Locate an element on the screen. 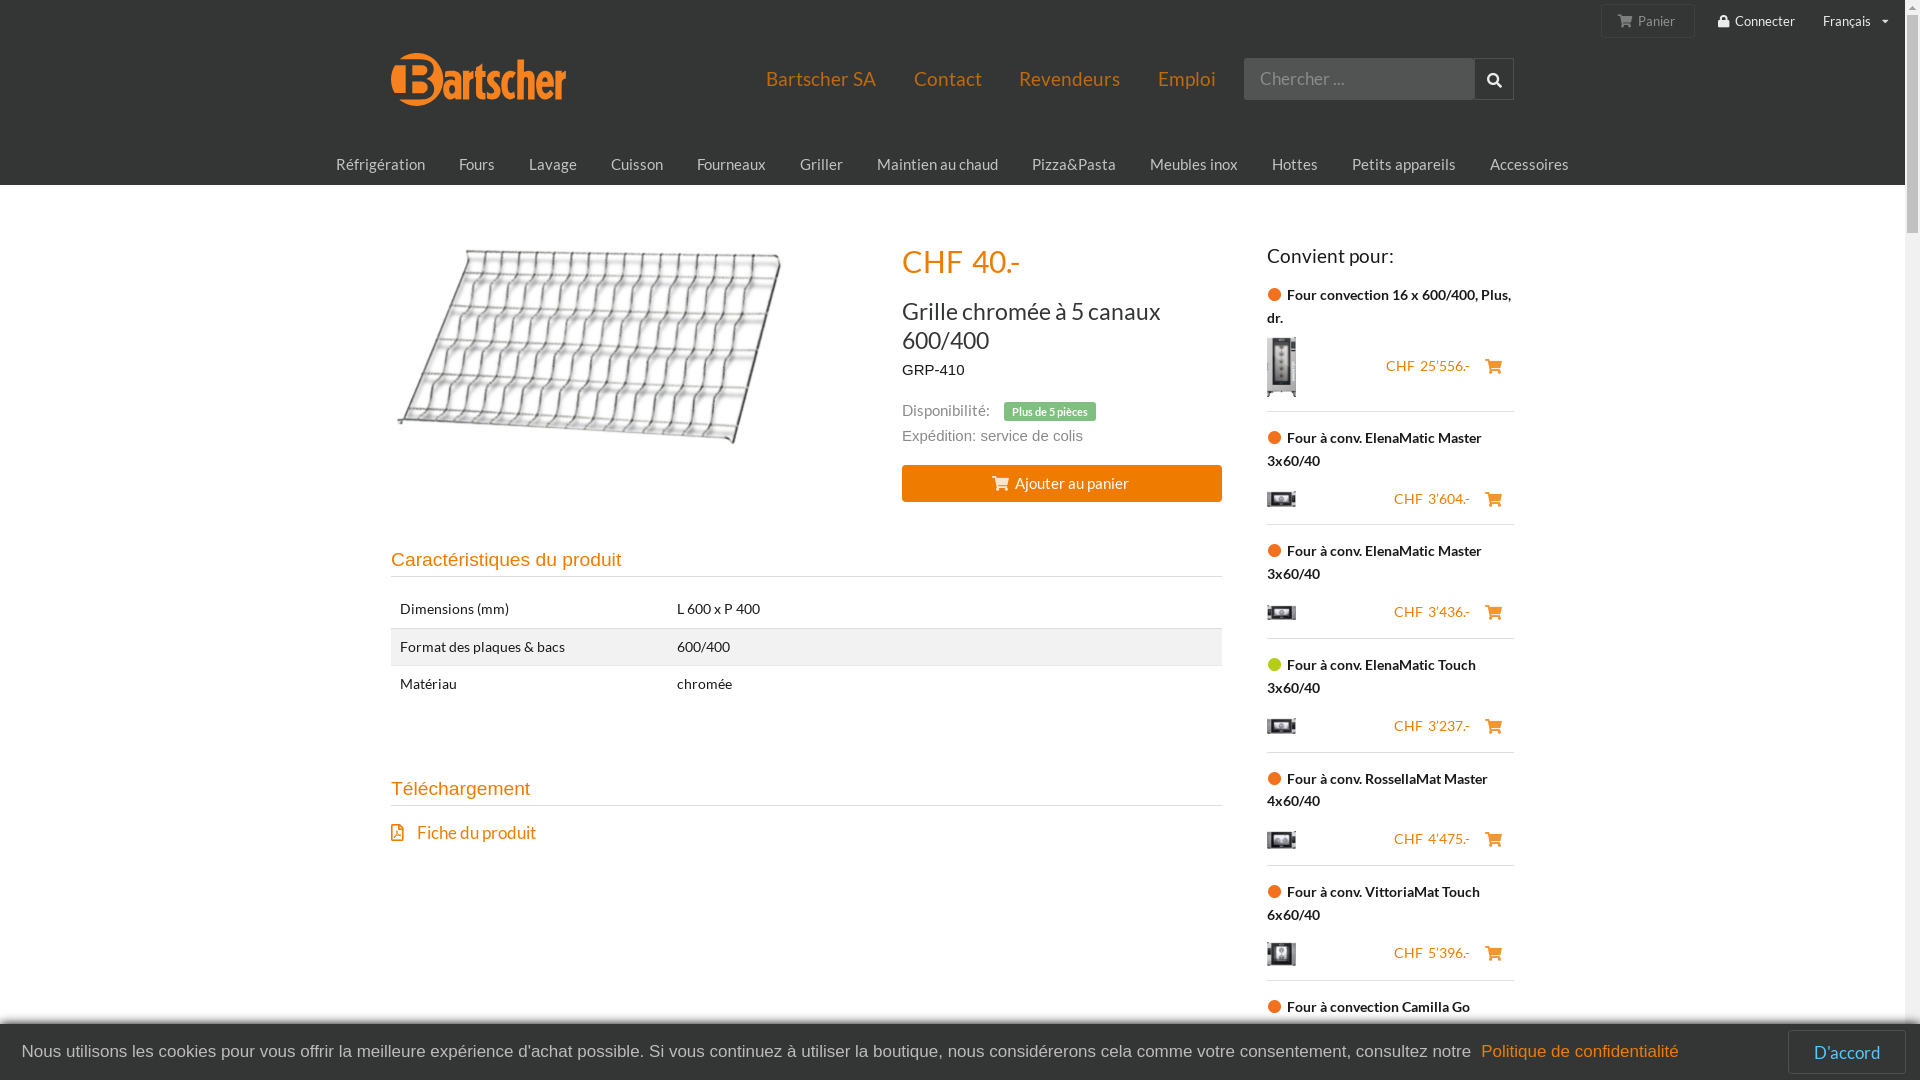 This screenshot has width=1920, height=1080. 'Meubles inox' is located at coordinates (1132, 164).